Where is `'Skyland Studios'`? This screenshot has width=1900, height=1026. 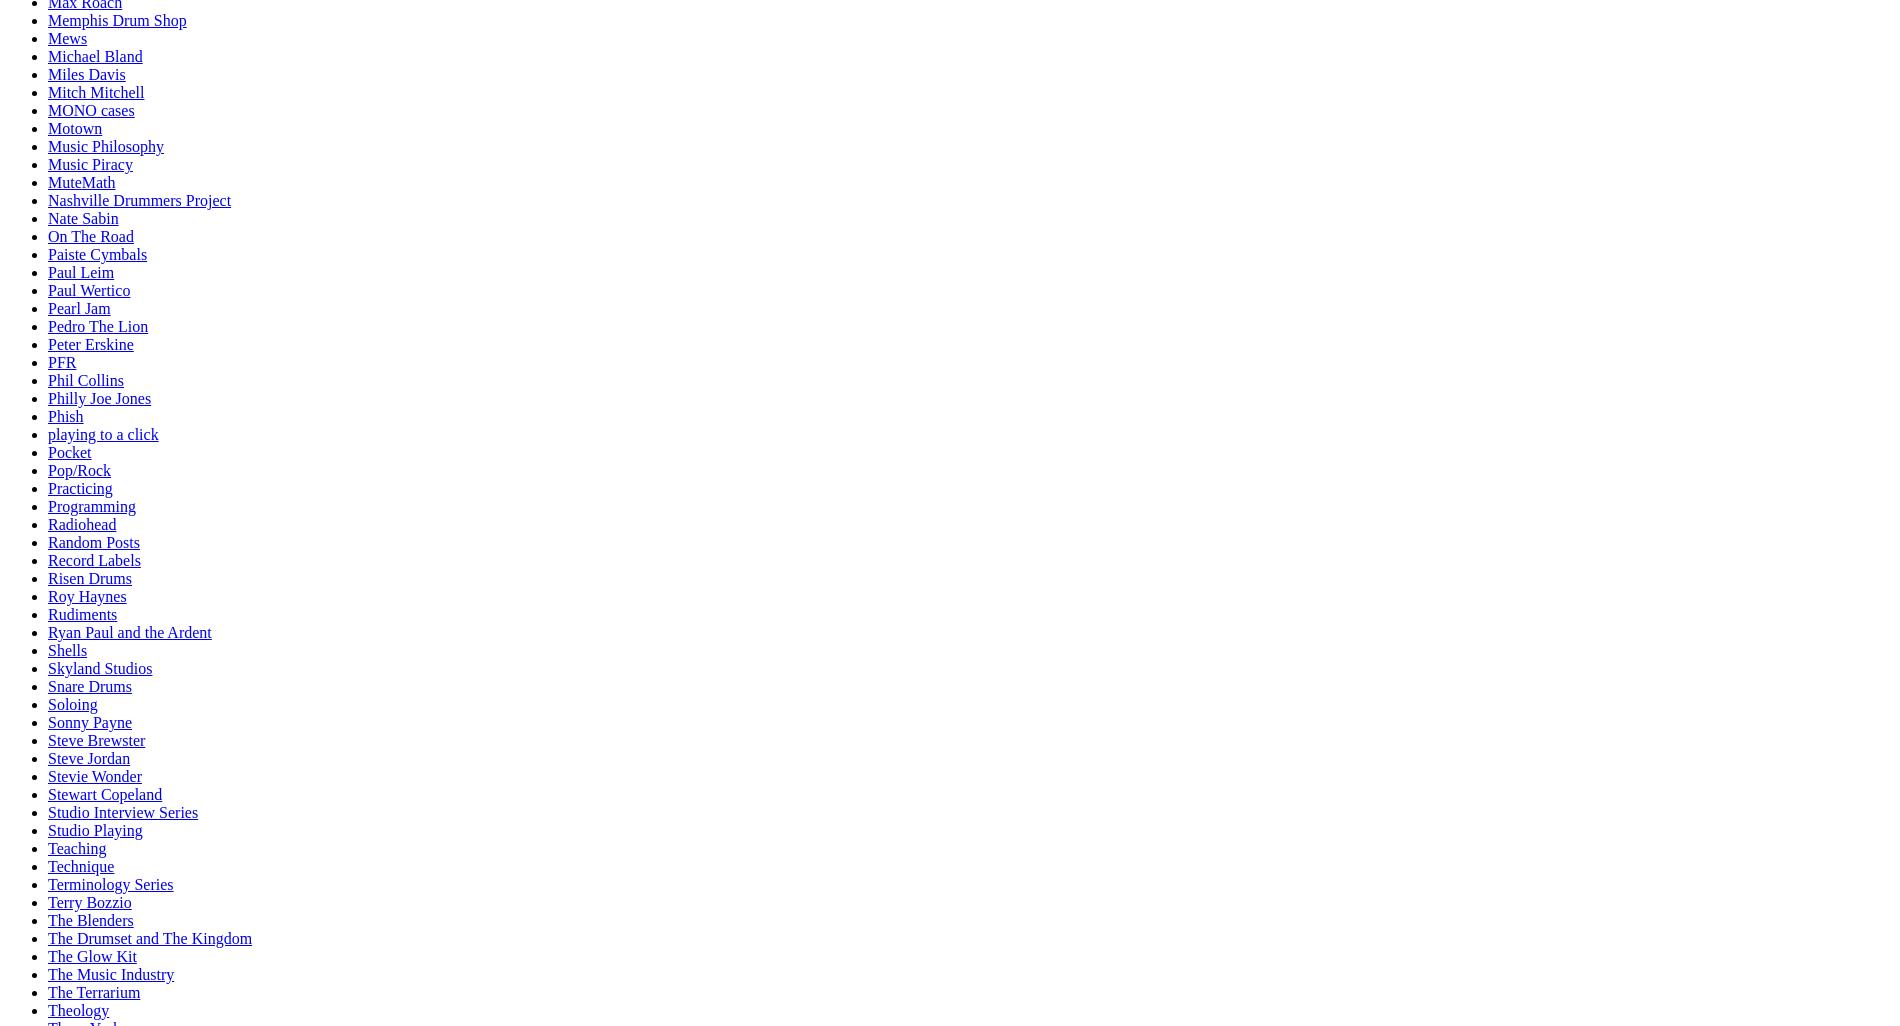
'Skyland Studios' is located at coordinates (48, 667).